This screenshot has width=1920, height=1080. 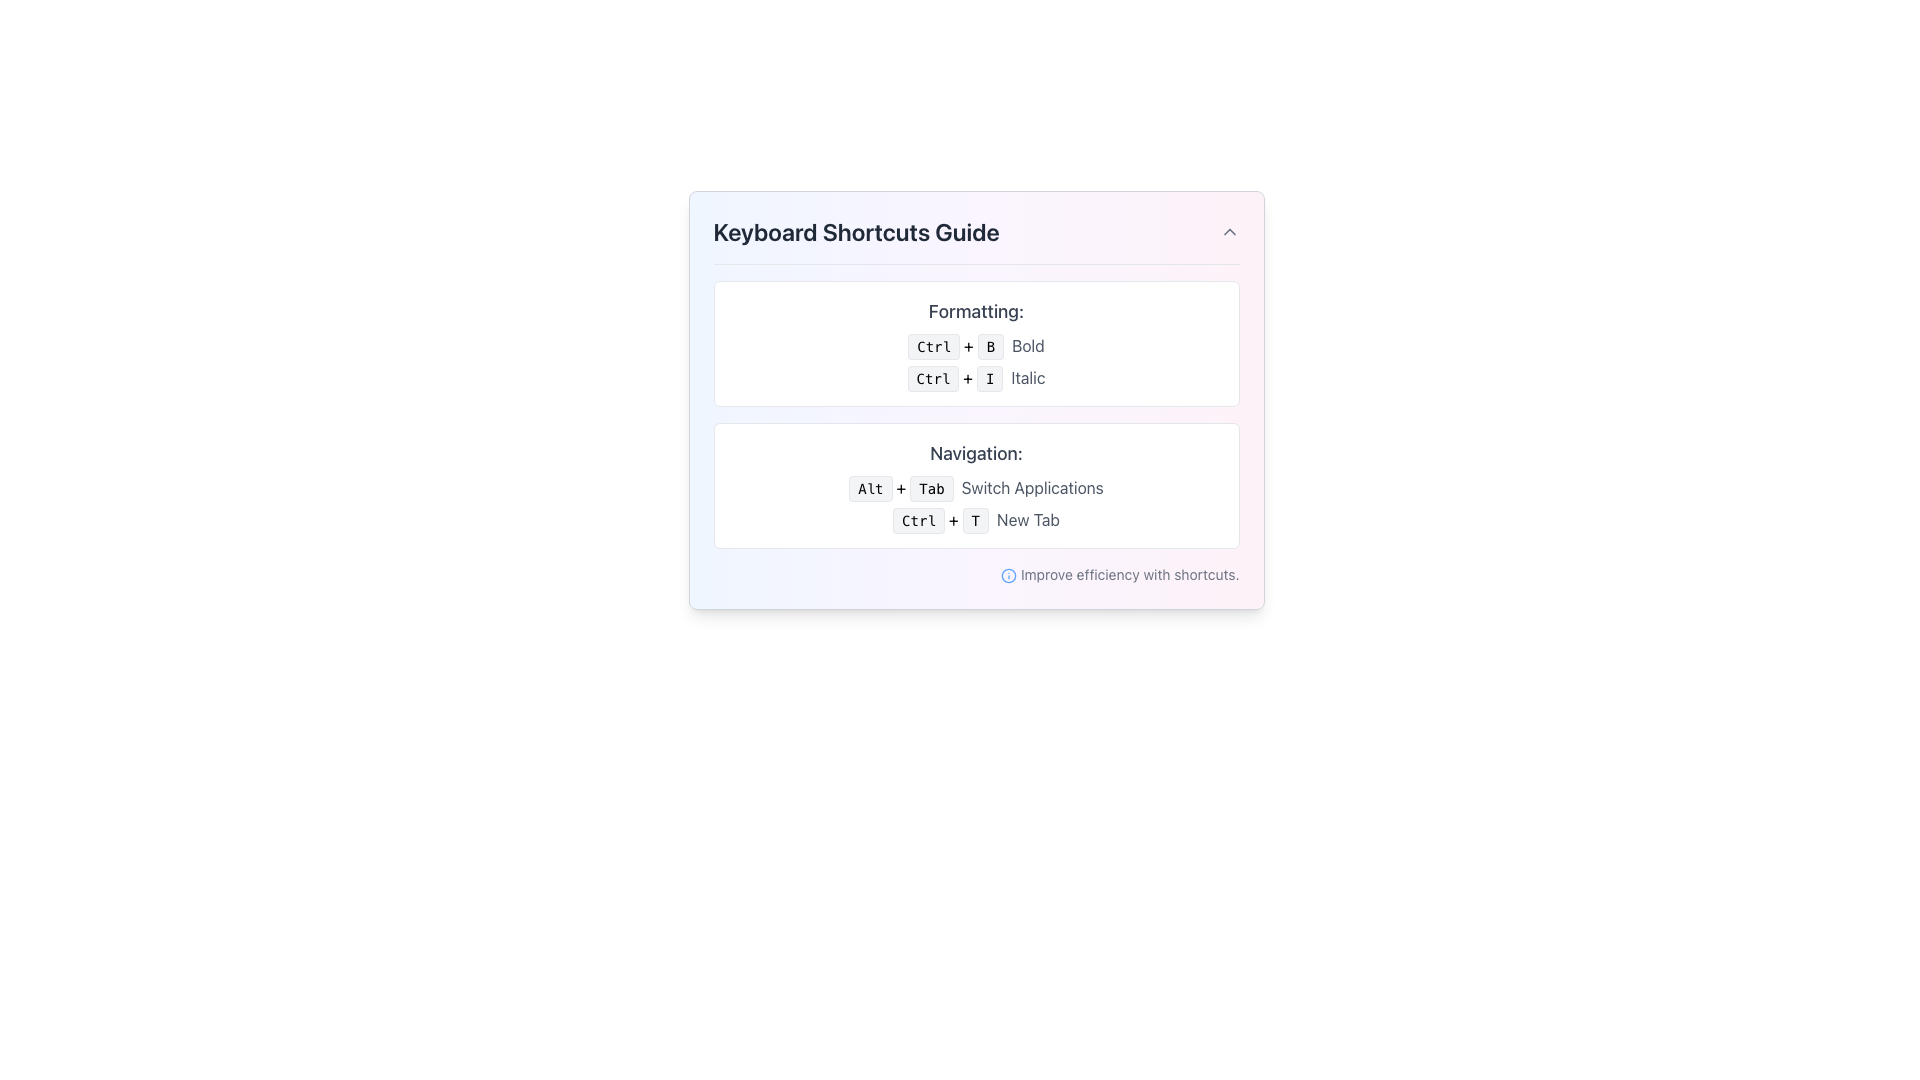 What do you see at coordinates (1028, 519) in the screenshot?
I see `the static text component labeled 'New Tab', which is styled in a small gray font and positioned in the 'Navigation' section of the 'Keyboard Shortcuts Guide' panel` at bounding box center [1028, 519].